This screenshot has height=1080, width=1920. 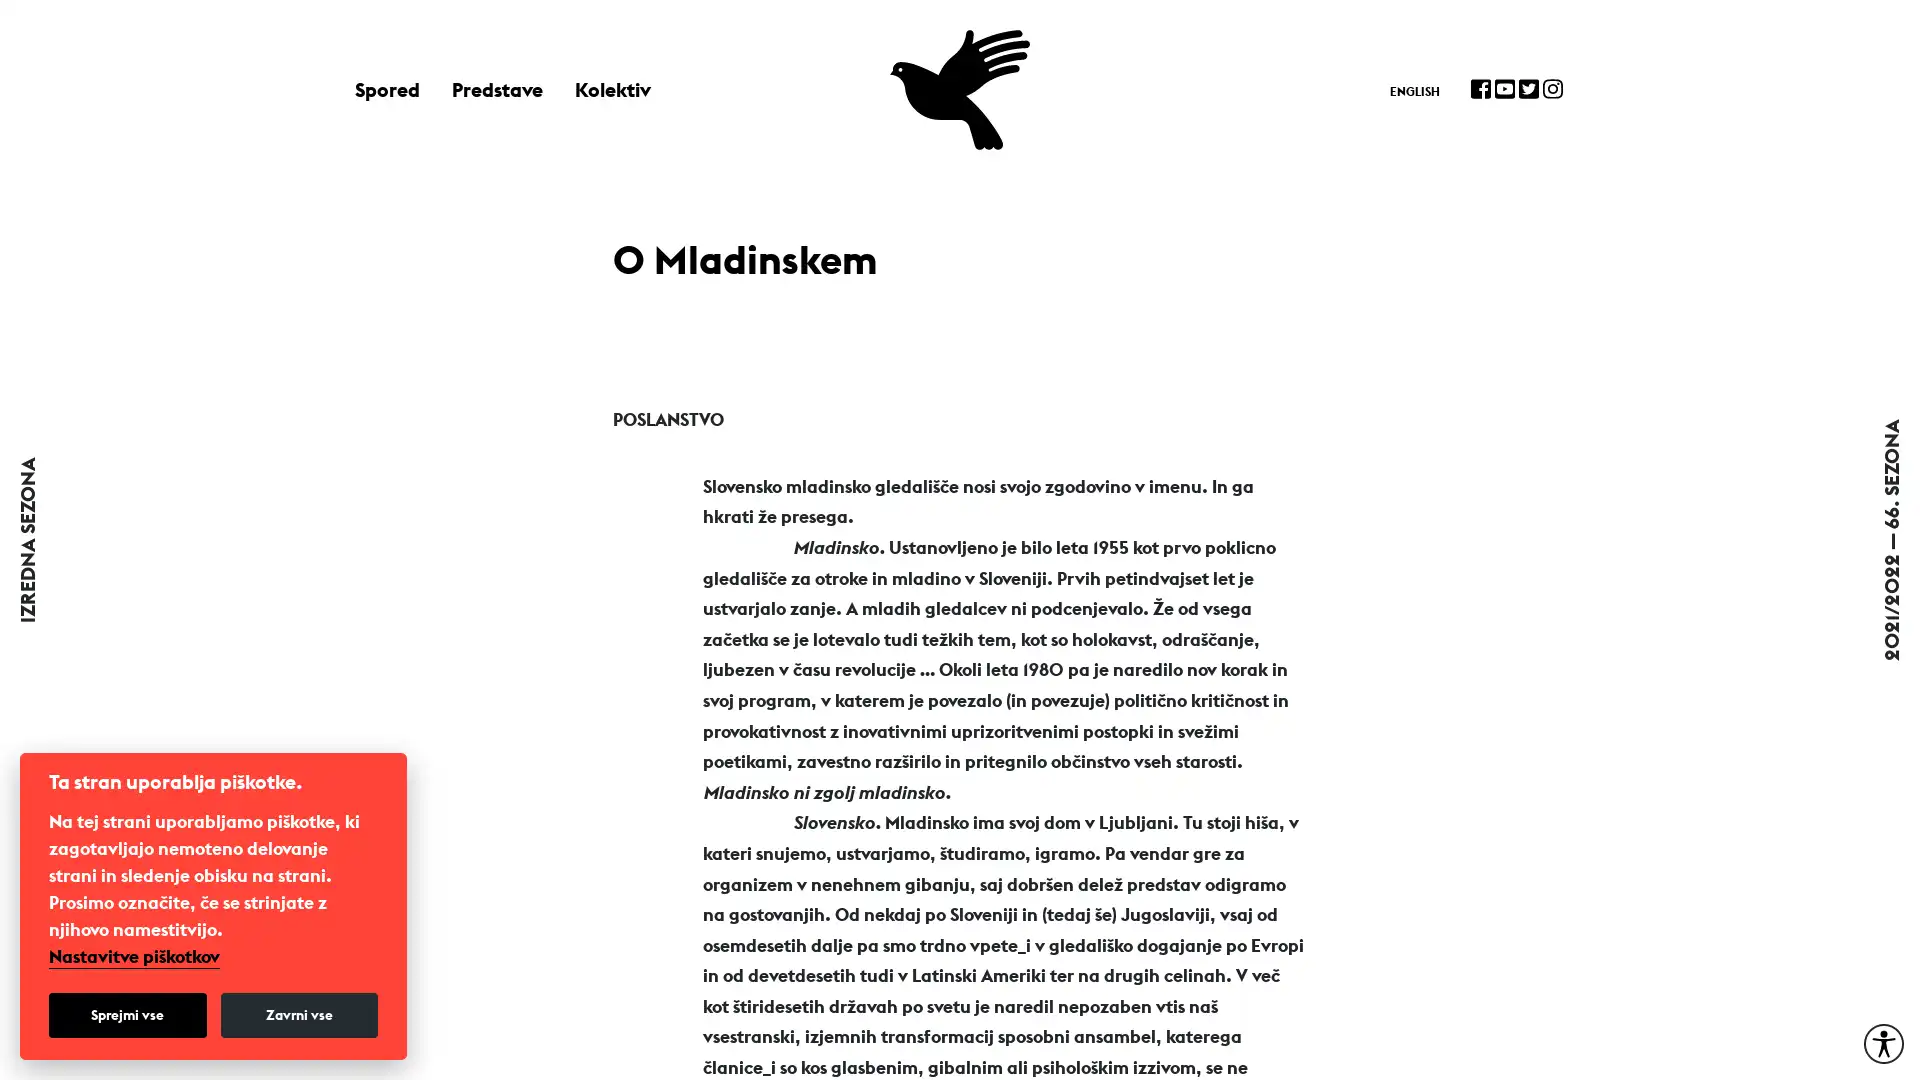 What do you see at coordinates (125, 1014) in the screenshot?
I see `Sprejmi vse` at bounding box center [125, 1014].